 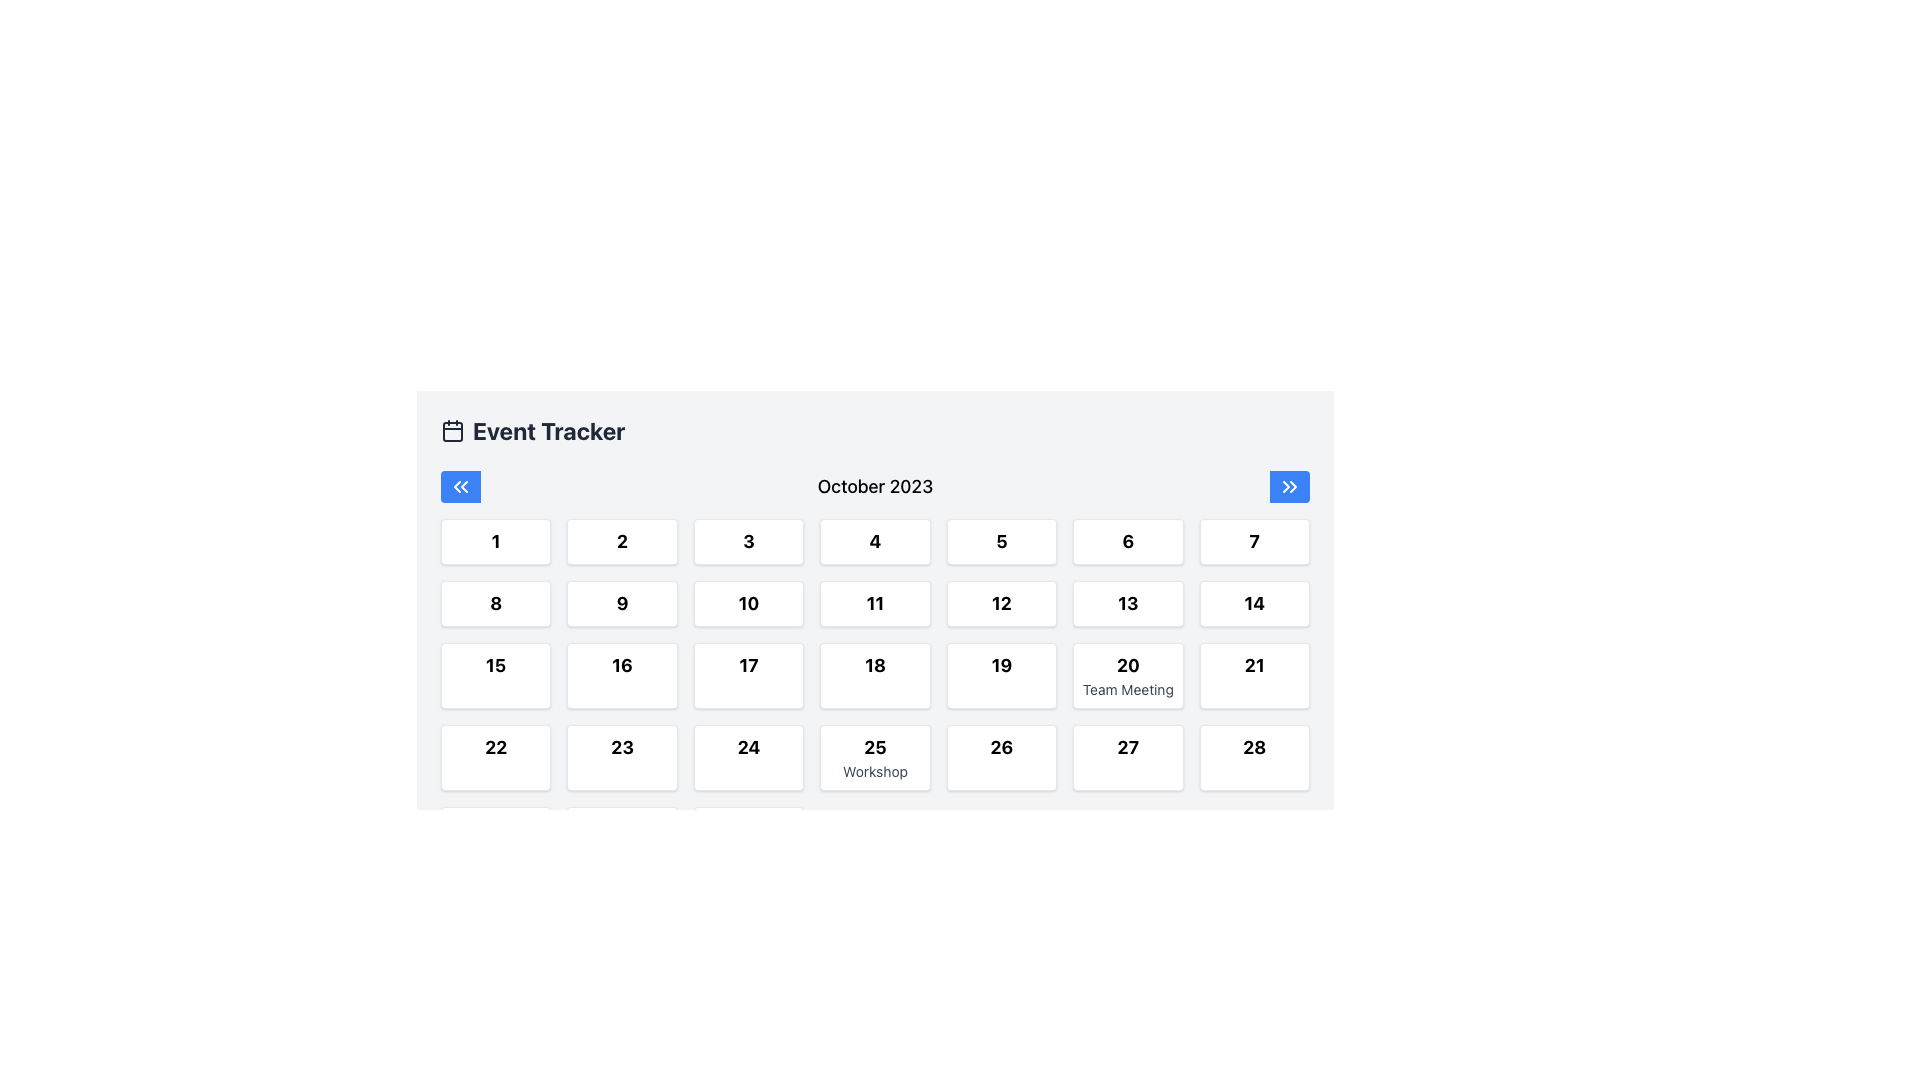 What do you see at coordinates (1001, 603) in the screenshot?
I see `the clickable calendar date cell representing the date 12 in the October 2023 calendar` at bounding box center [1001, 603].